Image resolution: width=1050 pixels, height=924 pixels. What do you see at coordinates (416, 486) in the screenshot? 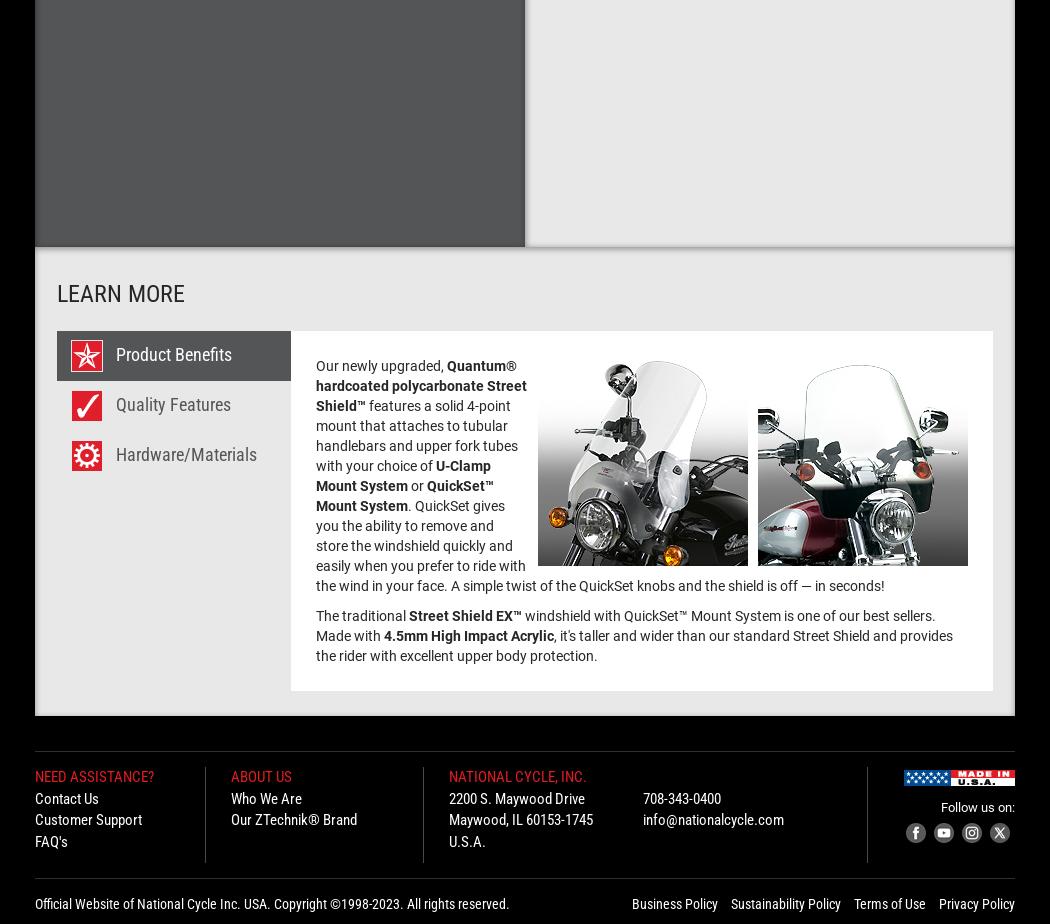
I see `'or'` at bounding box center [416, 486].